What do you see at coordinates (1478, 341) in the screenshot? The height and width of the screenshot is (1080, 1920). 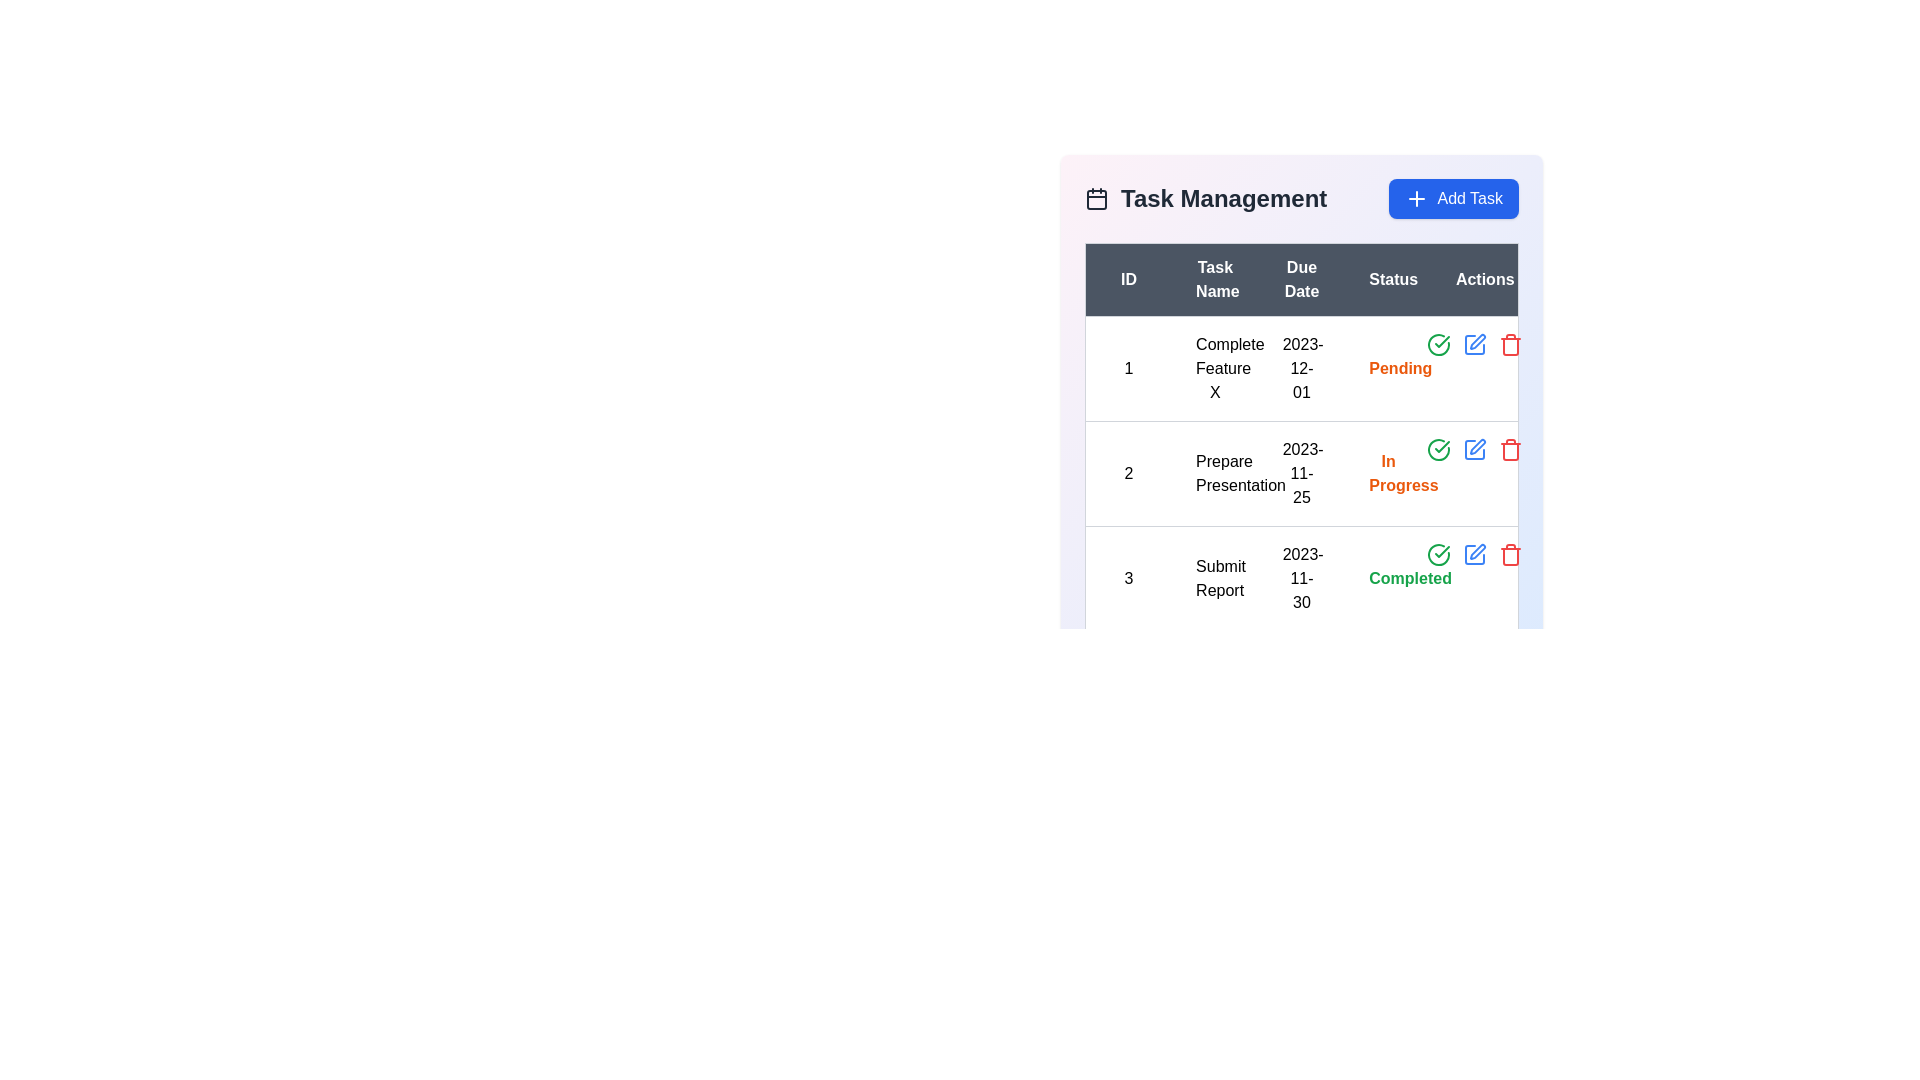 I see `the editing icon in the 'Actions' column associated with the task 'Complete Feature X' in the first row to initiate the editing process` at bounding box center [1478, 341].